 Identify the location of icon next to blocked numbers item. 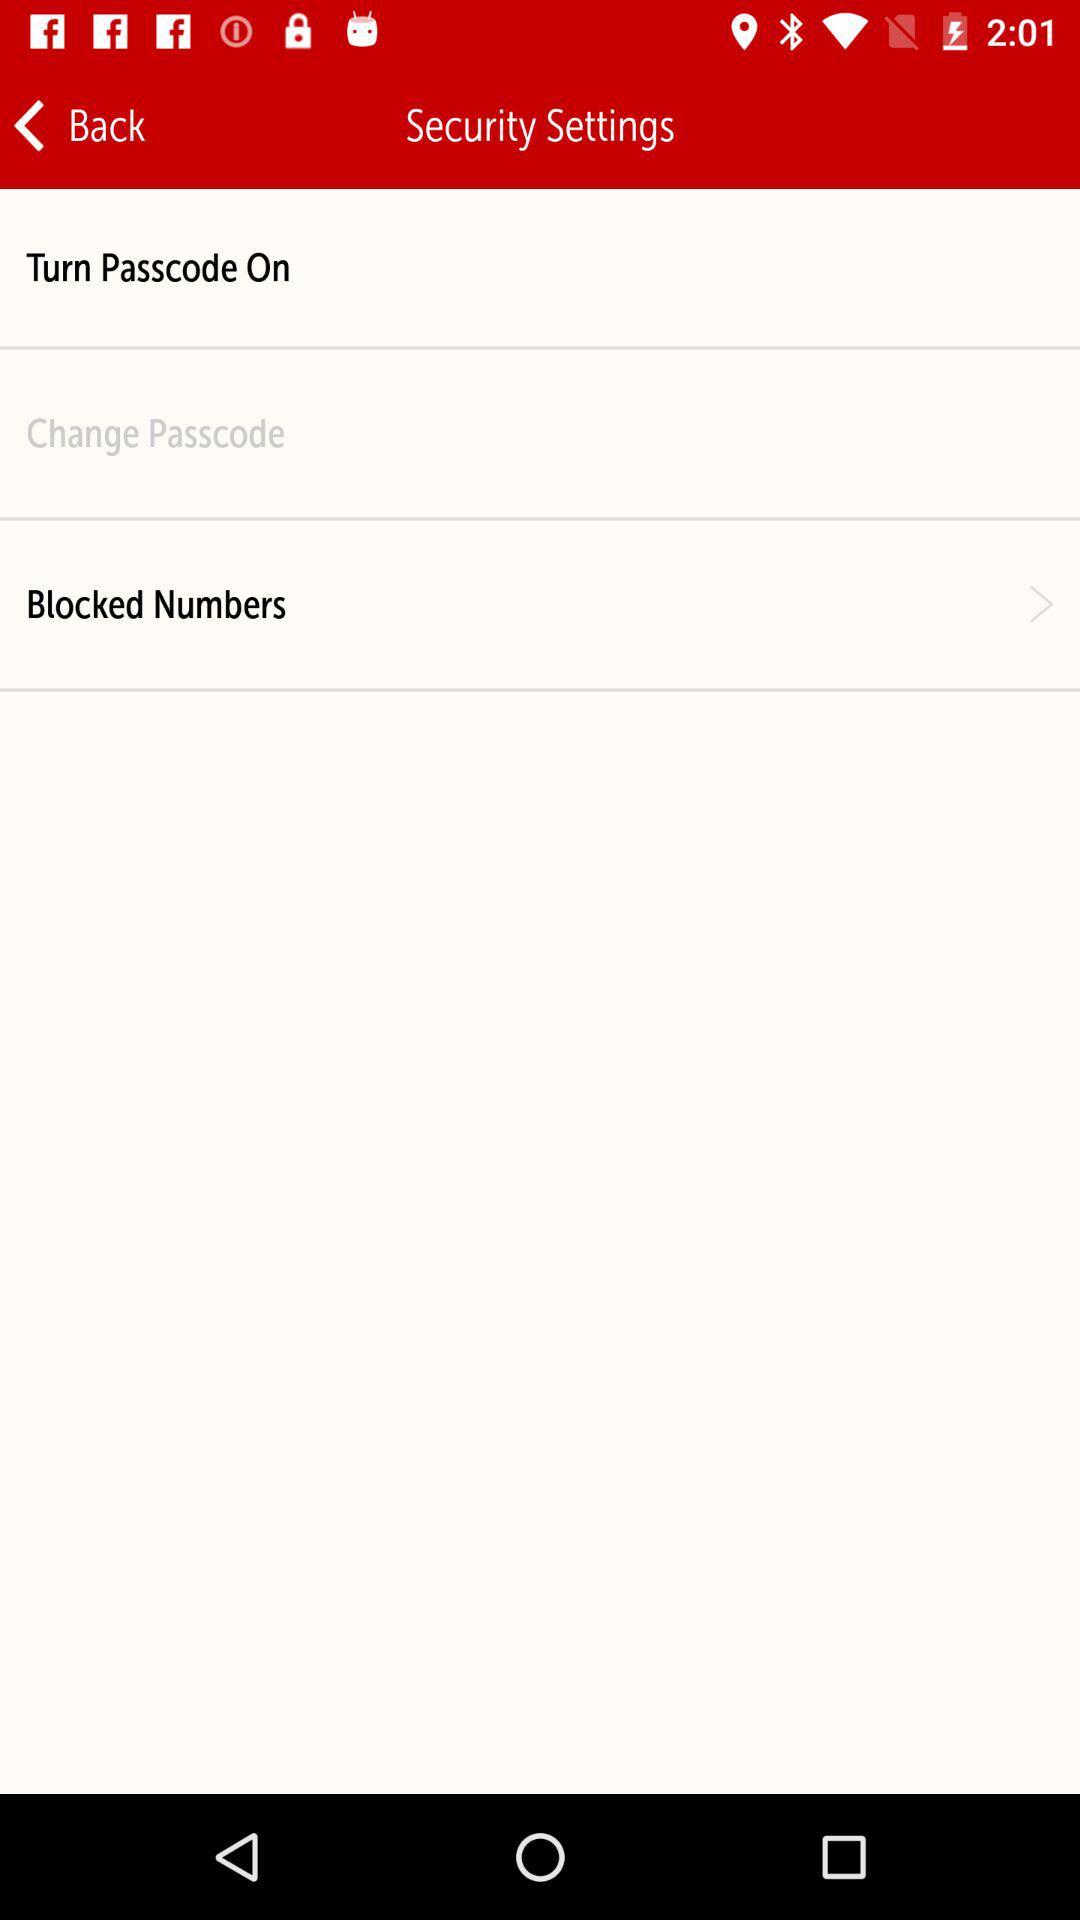
(1040, 603).